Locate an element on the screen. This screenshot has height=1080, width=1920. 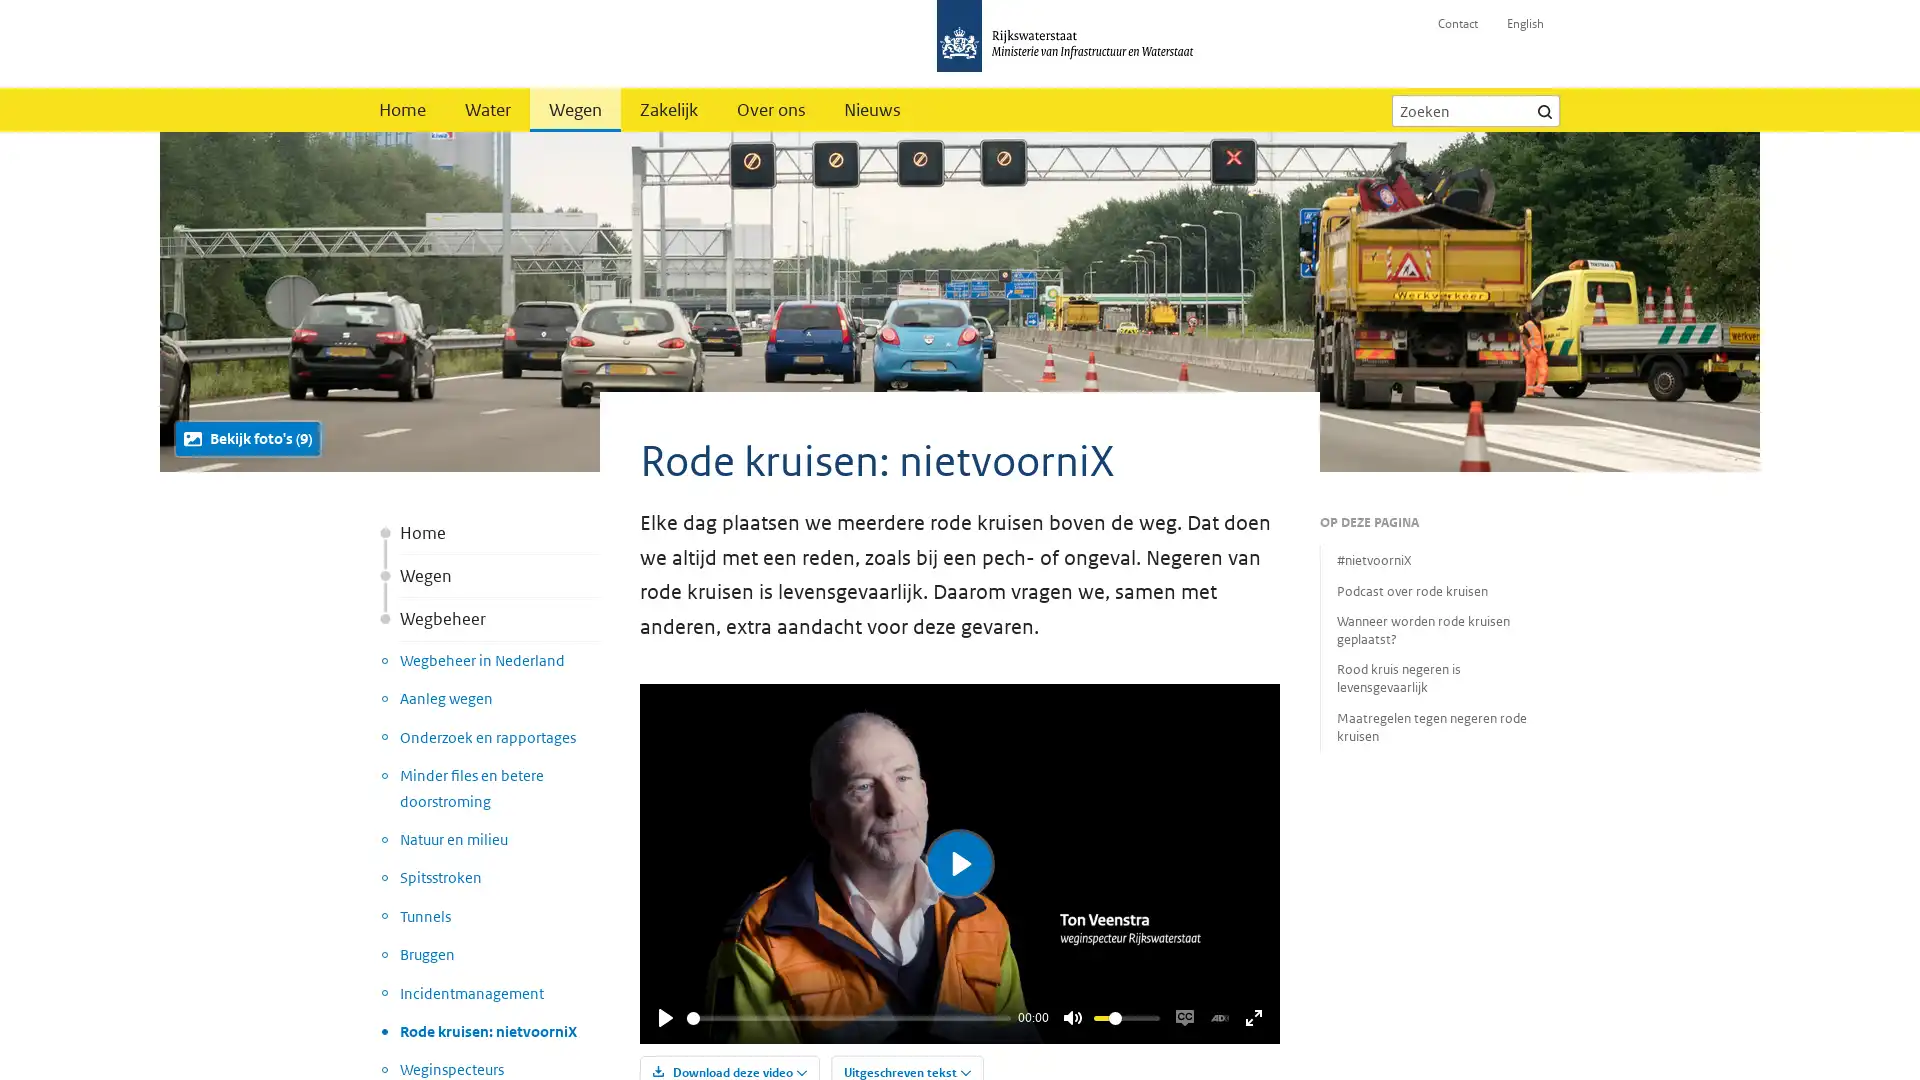
Zoek is located at coordinates (1543, 110).